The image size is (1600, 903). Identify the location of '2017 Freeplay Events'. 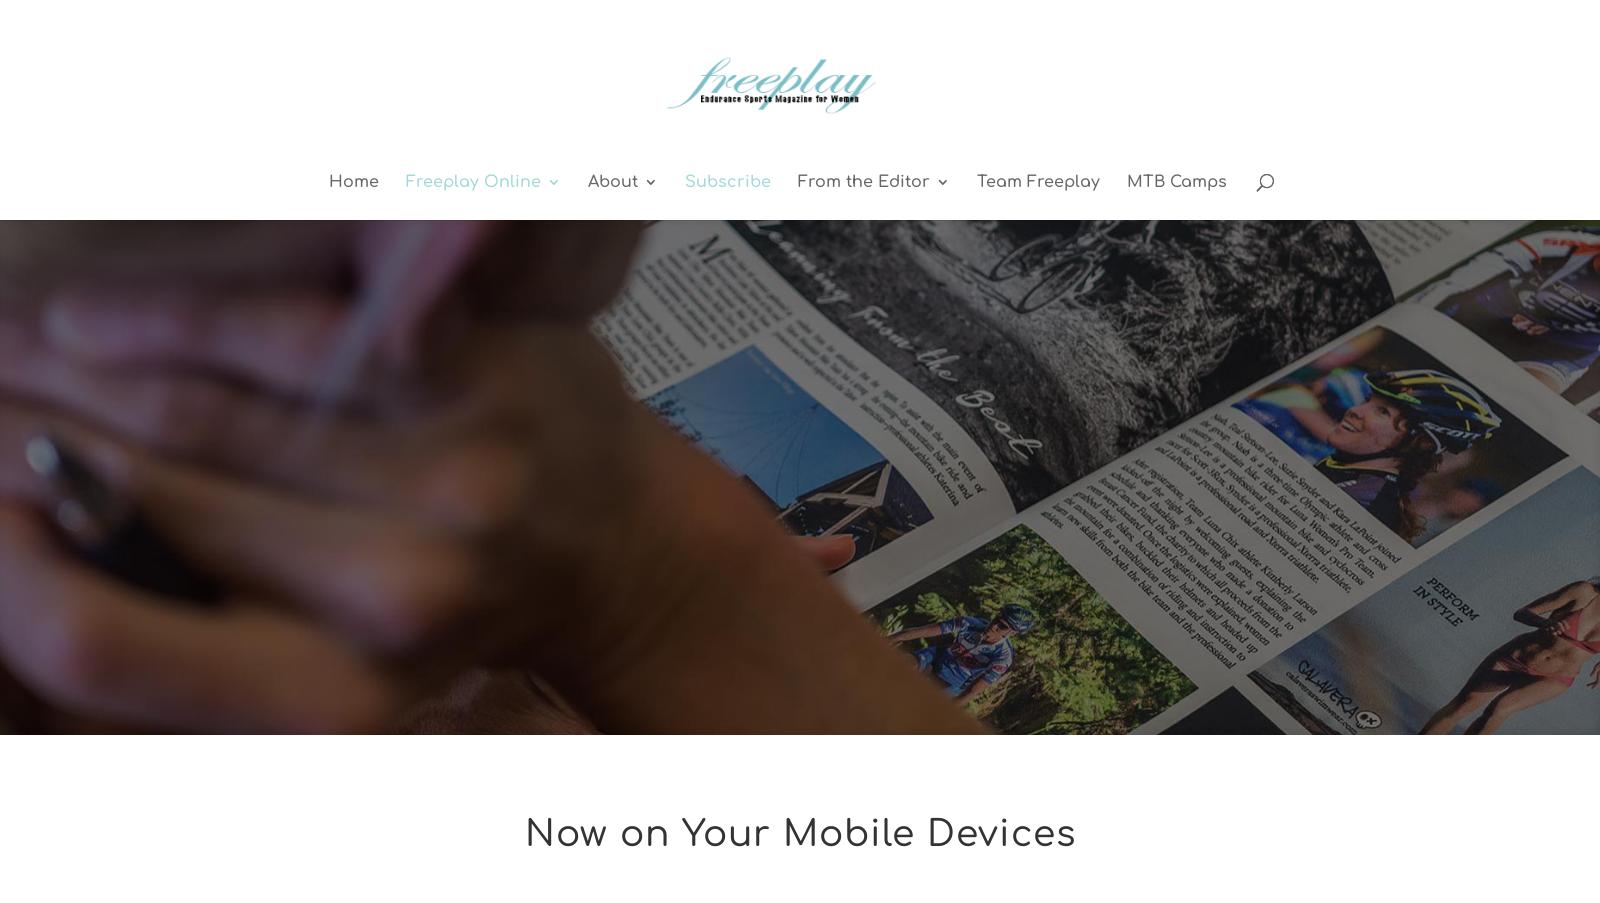
(682, 276).